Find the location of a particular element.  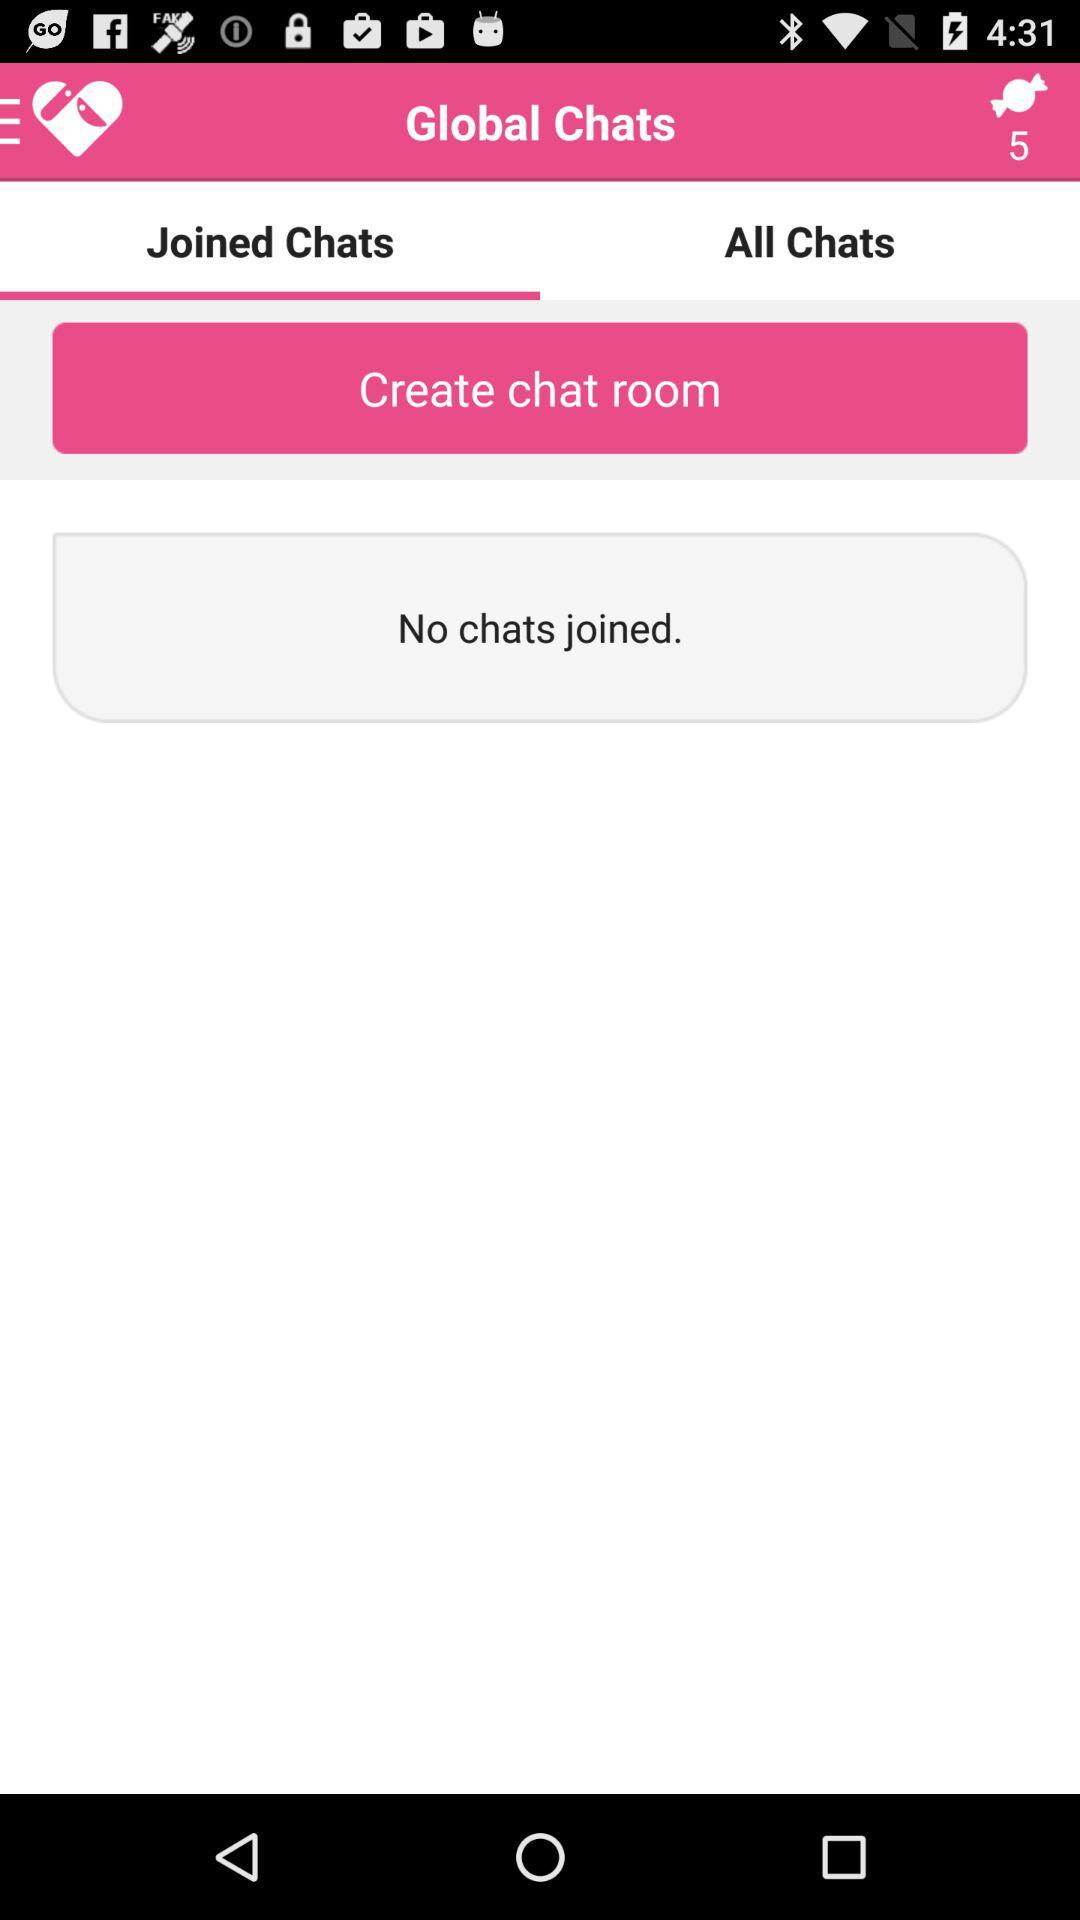

the icon below the global chats icon is located at coordinates (810, 240).